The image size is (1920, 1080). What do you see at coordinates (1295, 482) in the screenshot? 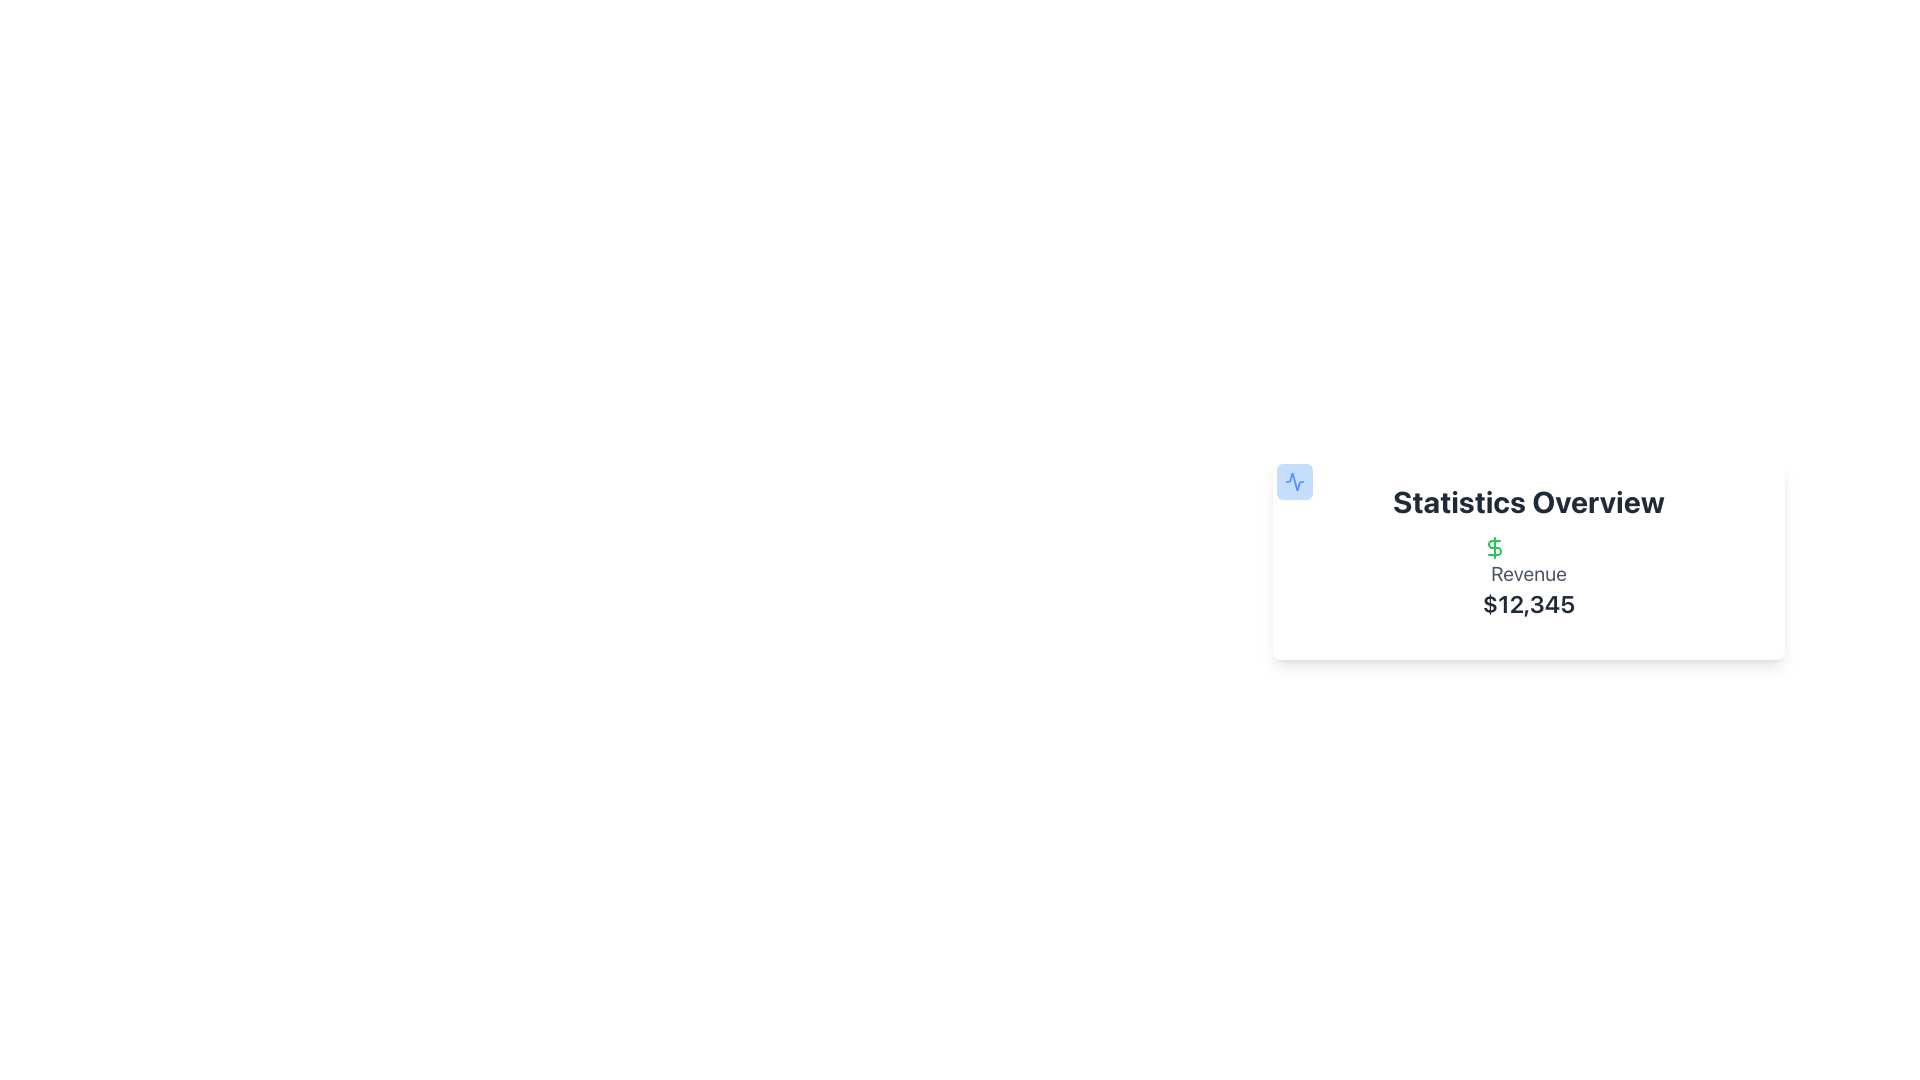
I see `the activity indicator icon located in the top-left corner of the 'Statistics Overview' card widget` at bounding box center [1295, 482].